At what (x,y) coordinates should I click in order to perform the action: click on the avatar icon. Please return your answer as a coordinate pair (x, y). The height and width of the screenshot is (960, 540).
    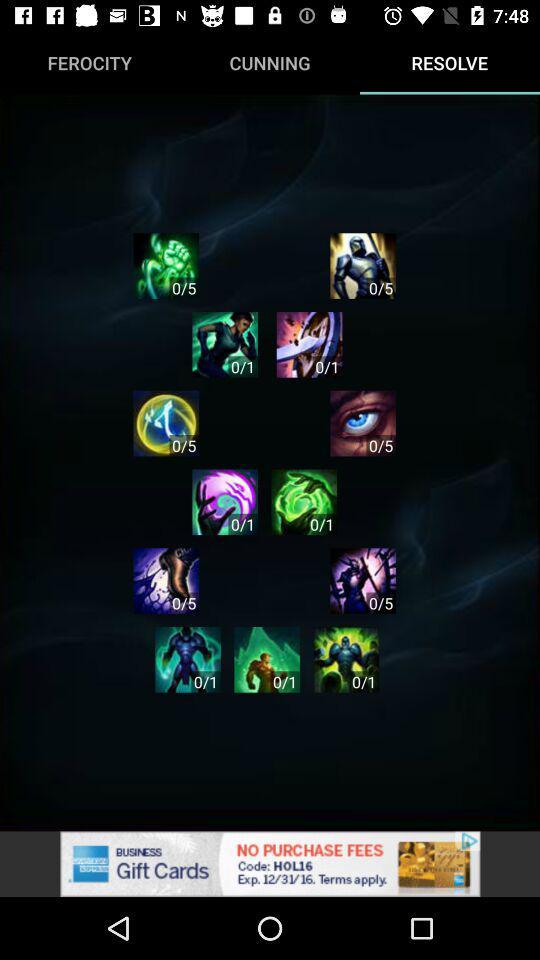
    Looking at the image, I should click on (188, 658).